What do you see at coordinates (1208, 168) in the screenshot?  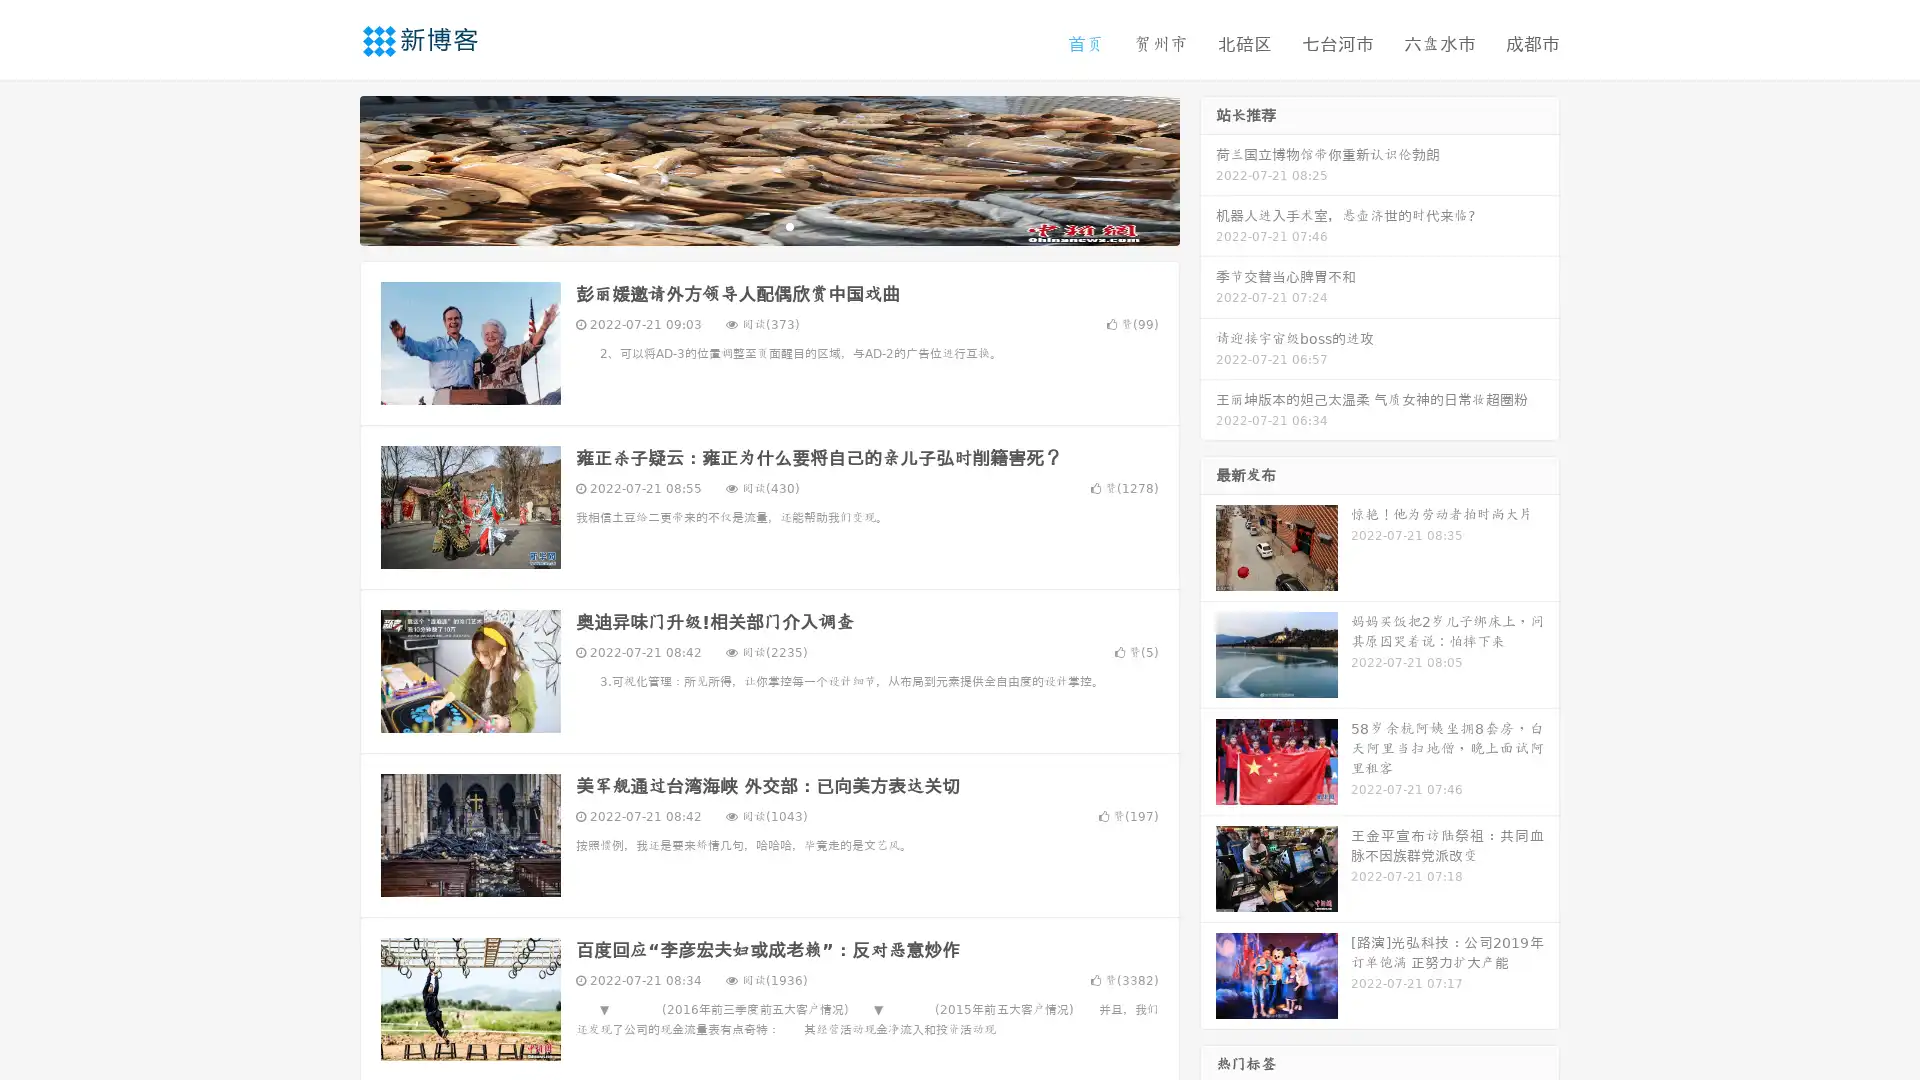 I see `Next slide` at bounding box center [1208, 168].